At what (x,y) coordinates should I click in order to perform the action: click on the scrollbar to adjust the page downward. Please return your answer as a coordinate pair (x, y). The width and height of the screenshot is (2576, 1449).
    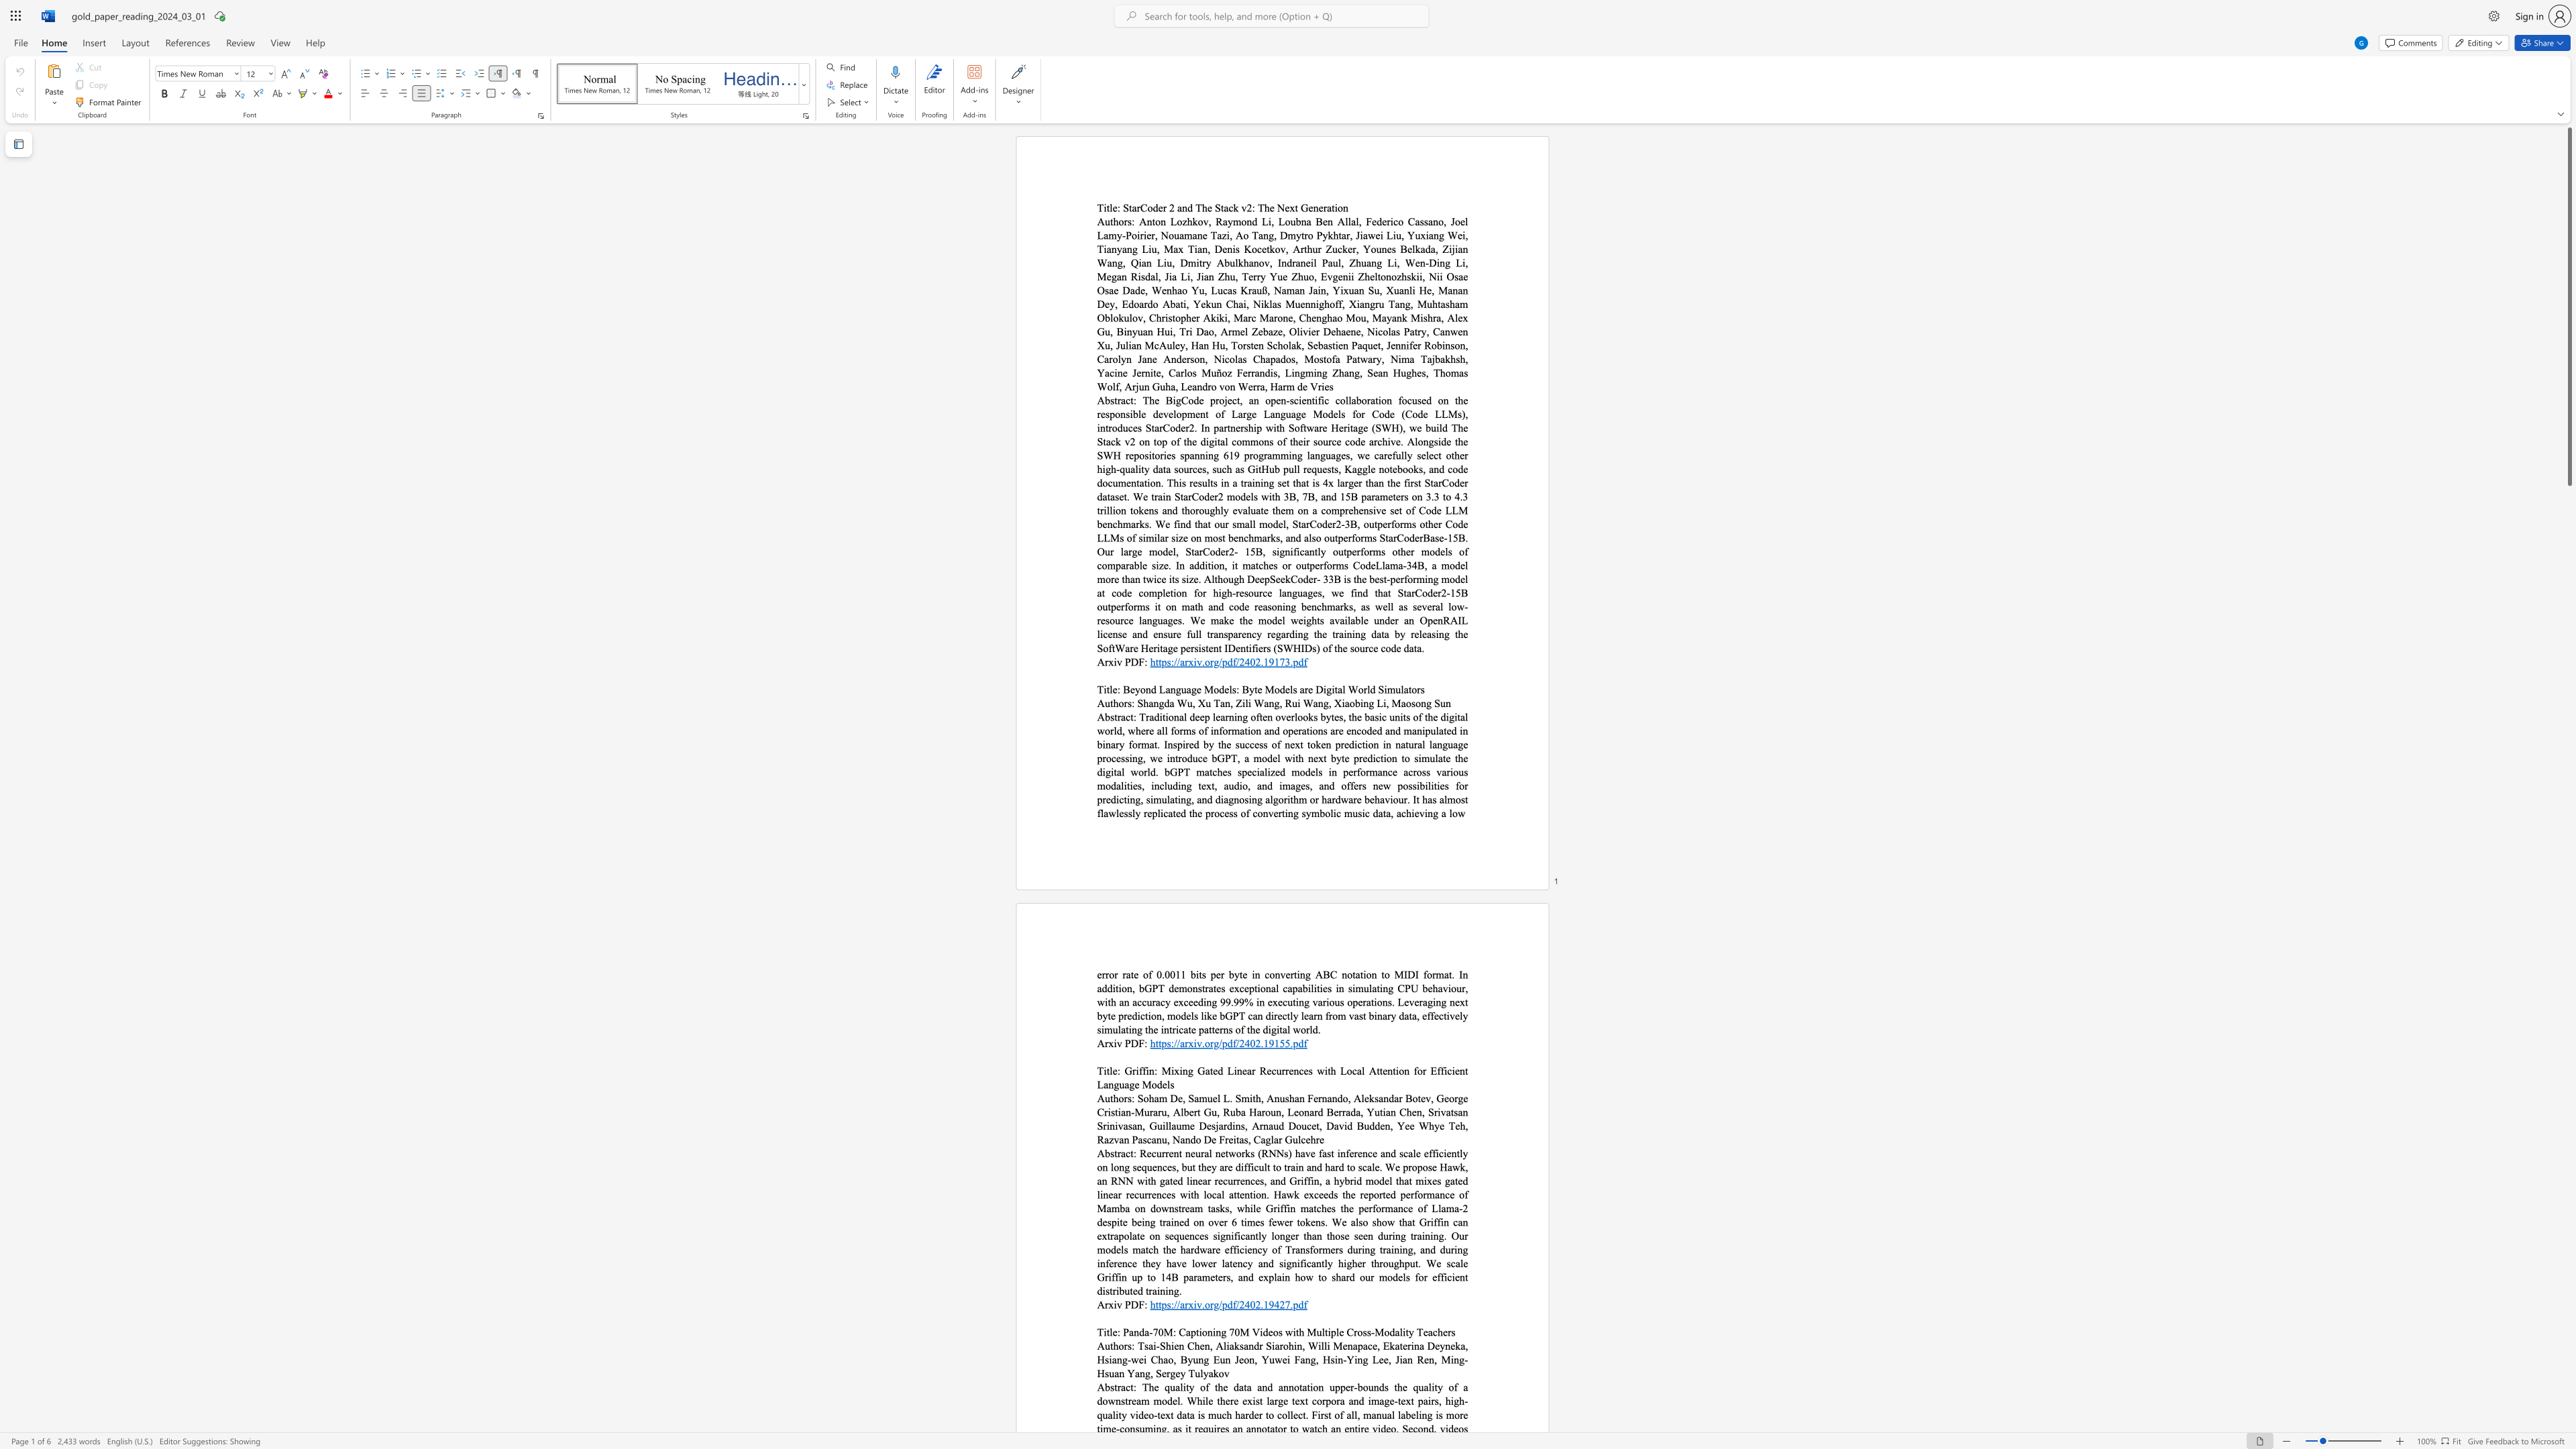
    Looking at the image, I should click on (2568, 1099).